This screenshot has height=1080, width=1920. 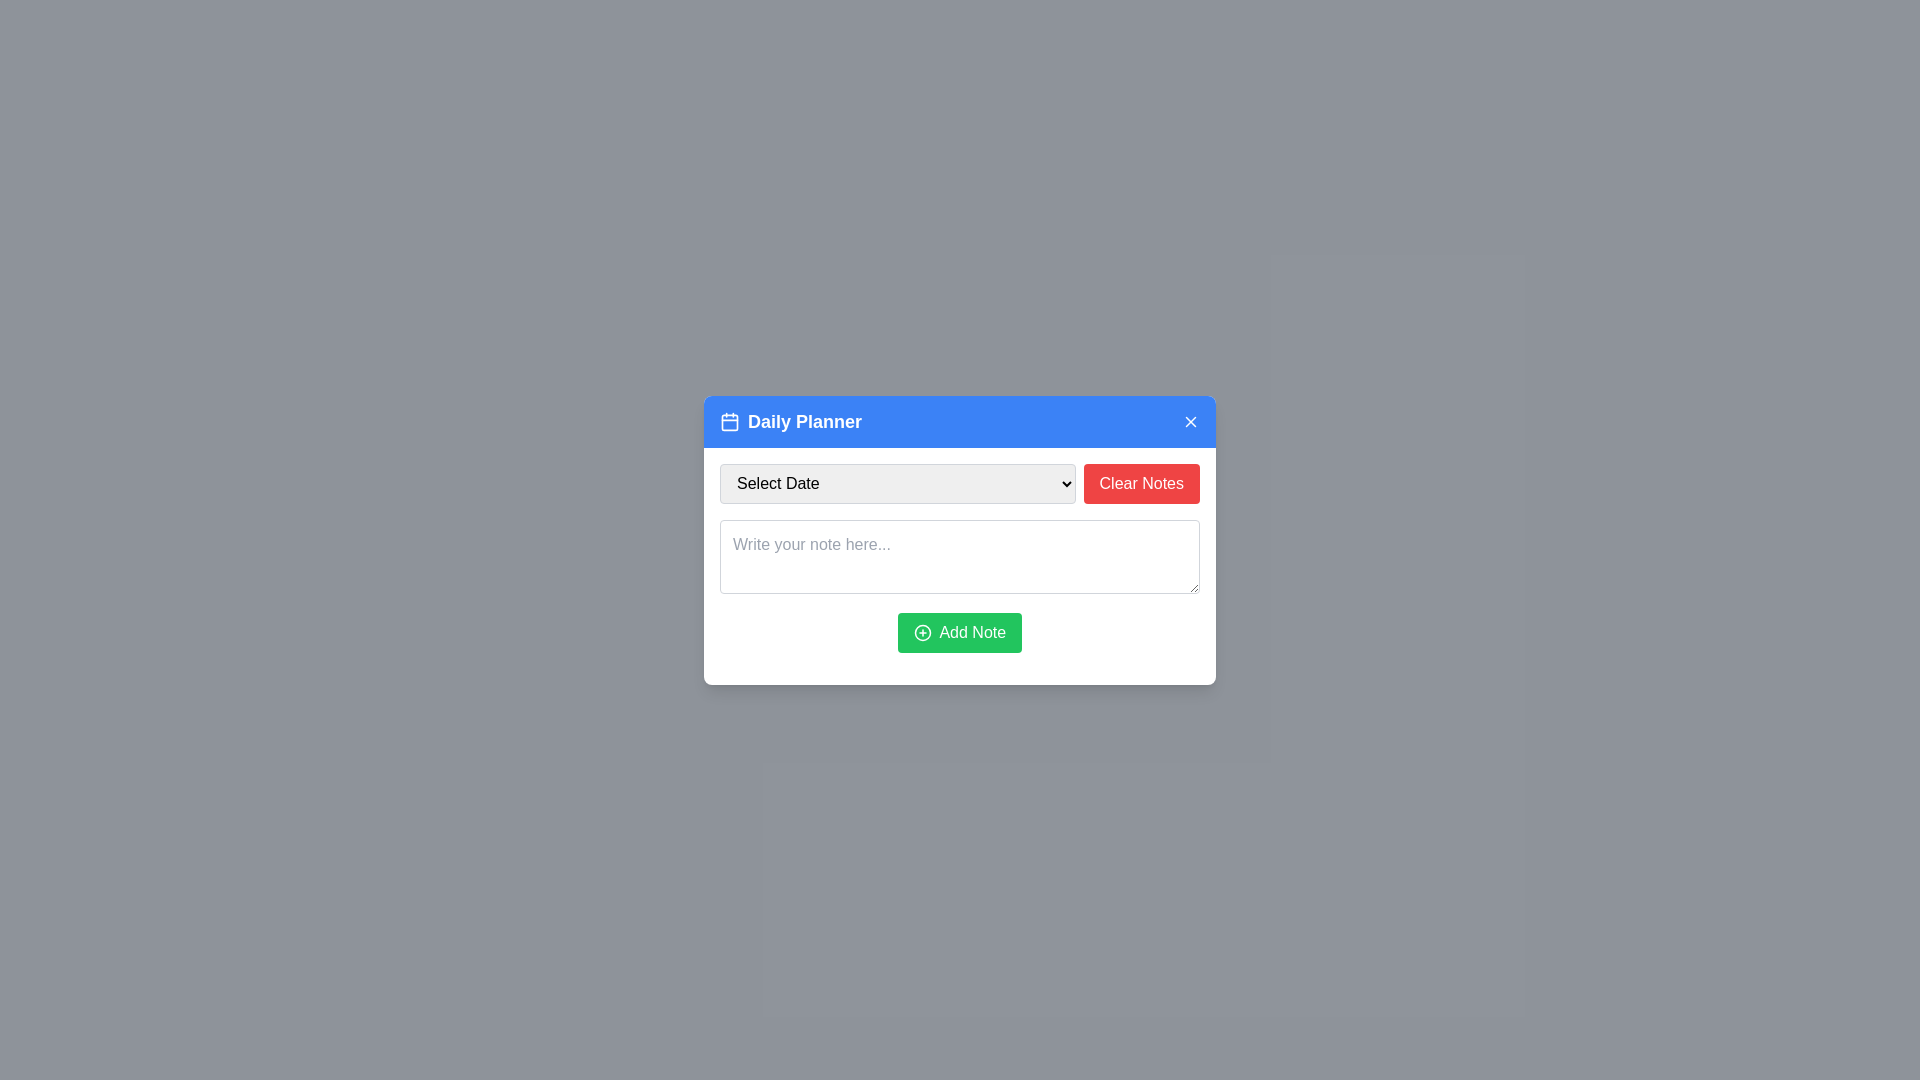 I want to click on the close button located in the top-right corner of the 'Daily Planner' header, so click(x=1190, y=419).